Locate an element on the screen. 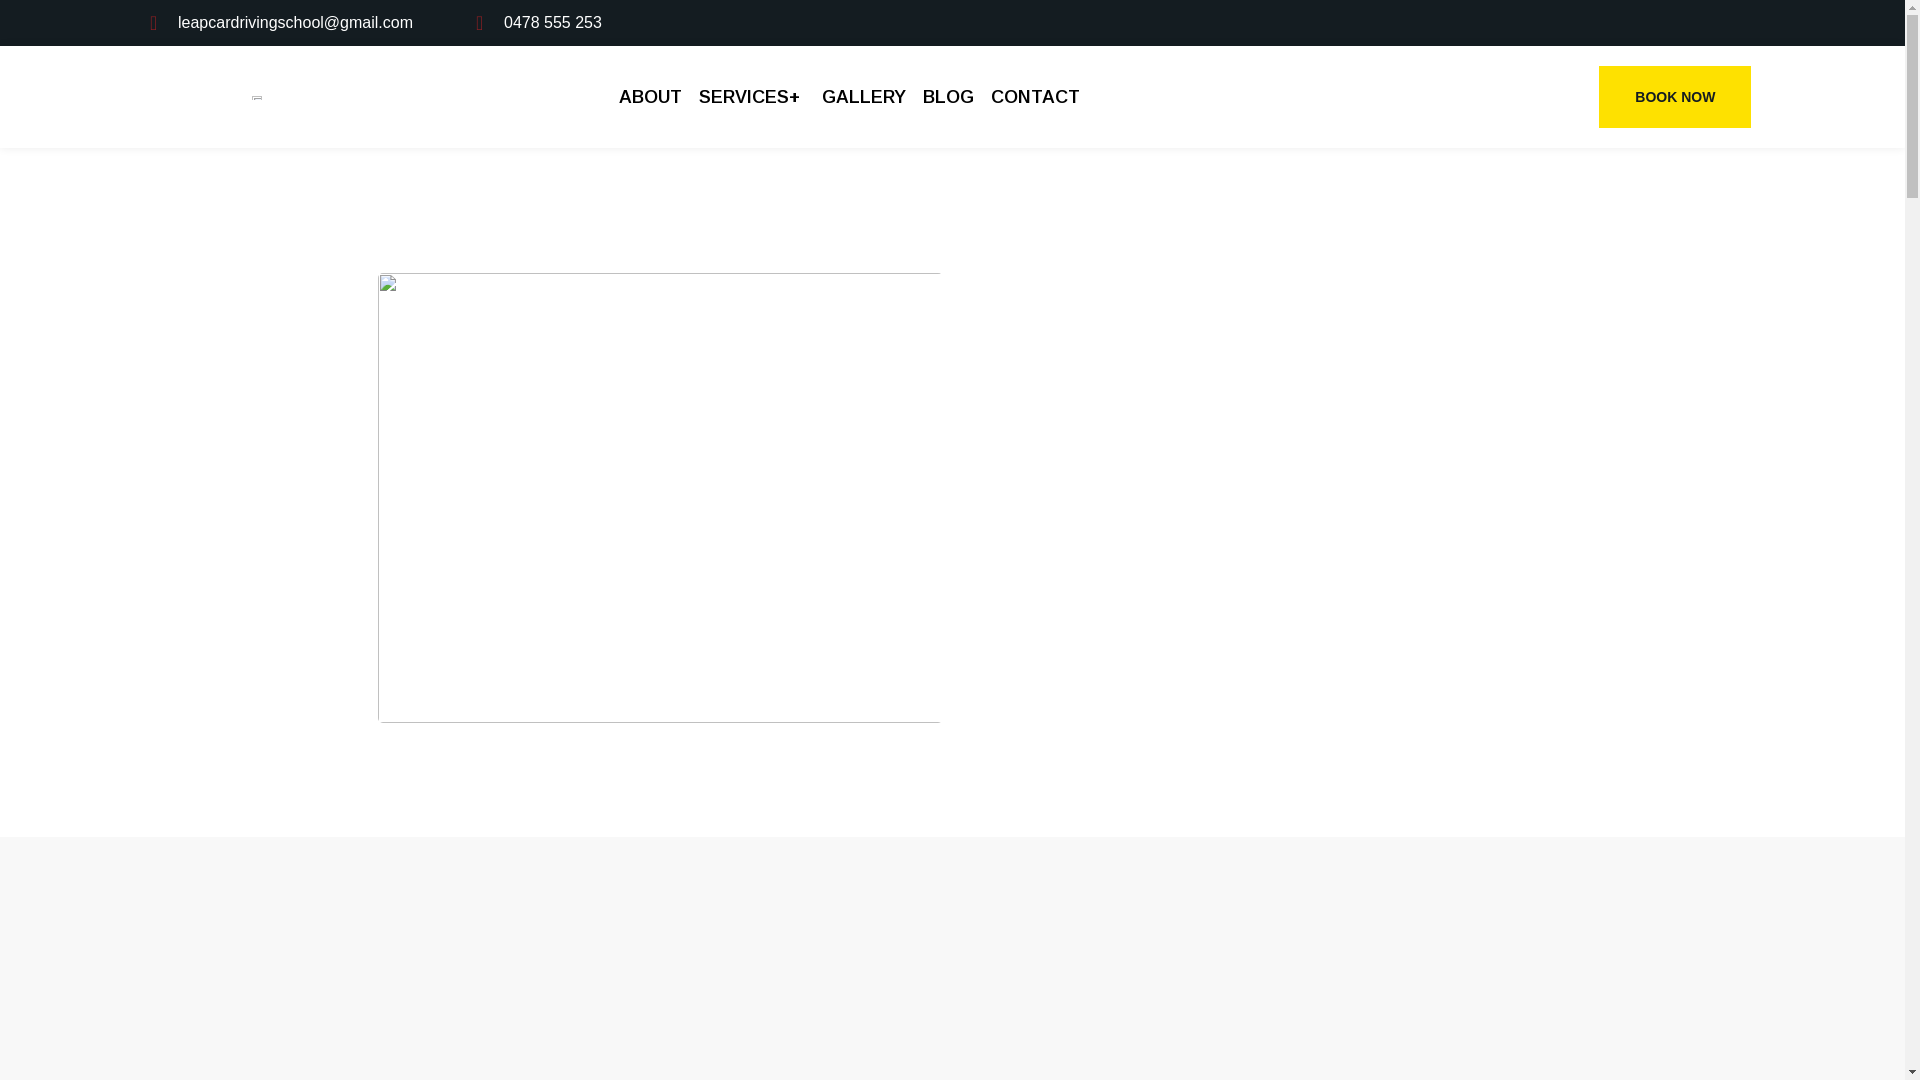  'BOOK NOW' is located at coordinates (1675, 96).